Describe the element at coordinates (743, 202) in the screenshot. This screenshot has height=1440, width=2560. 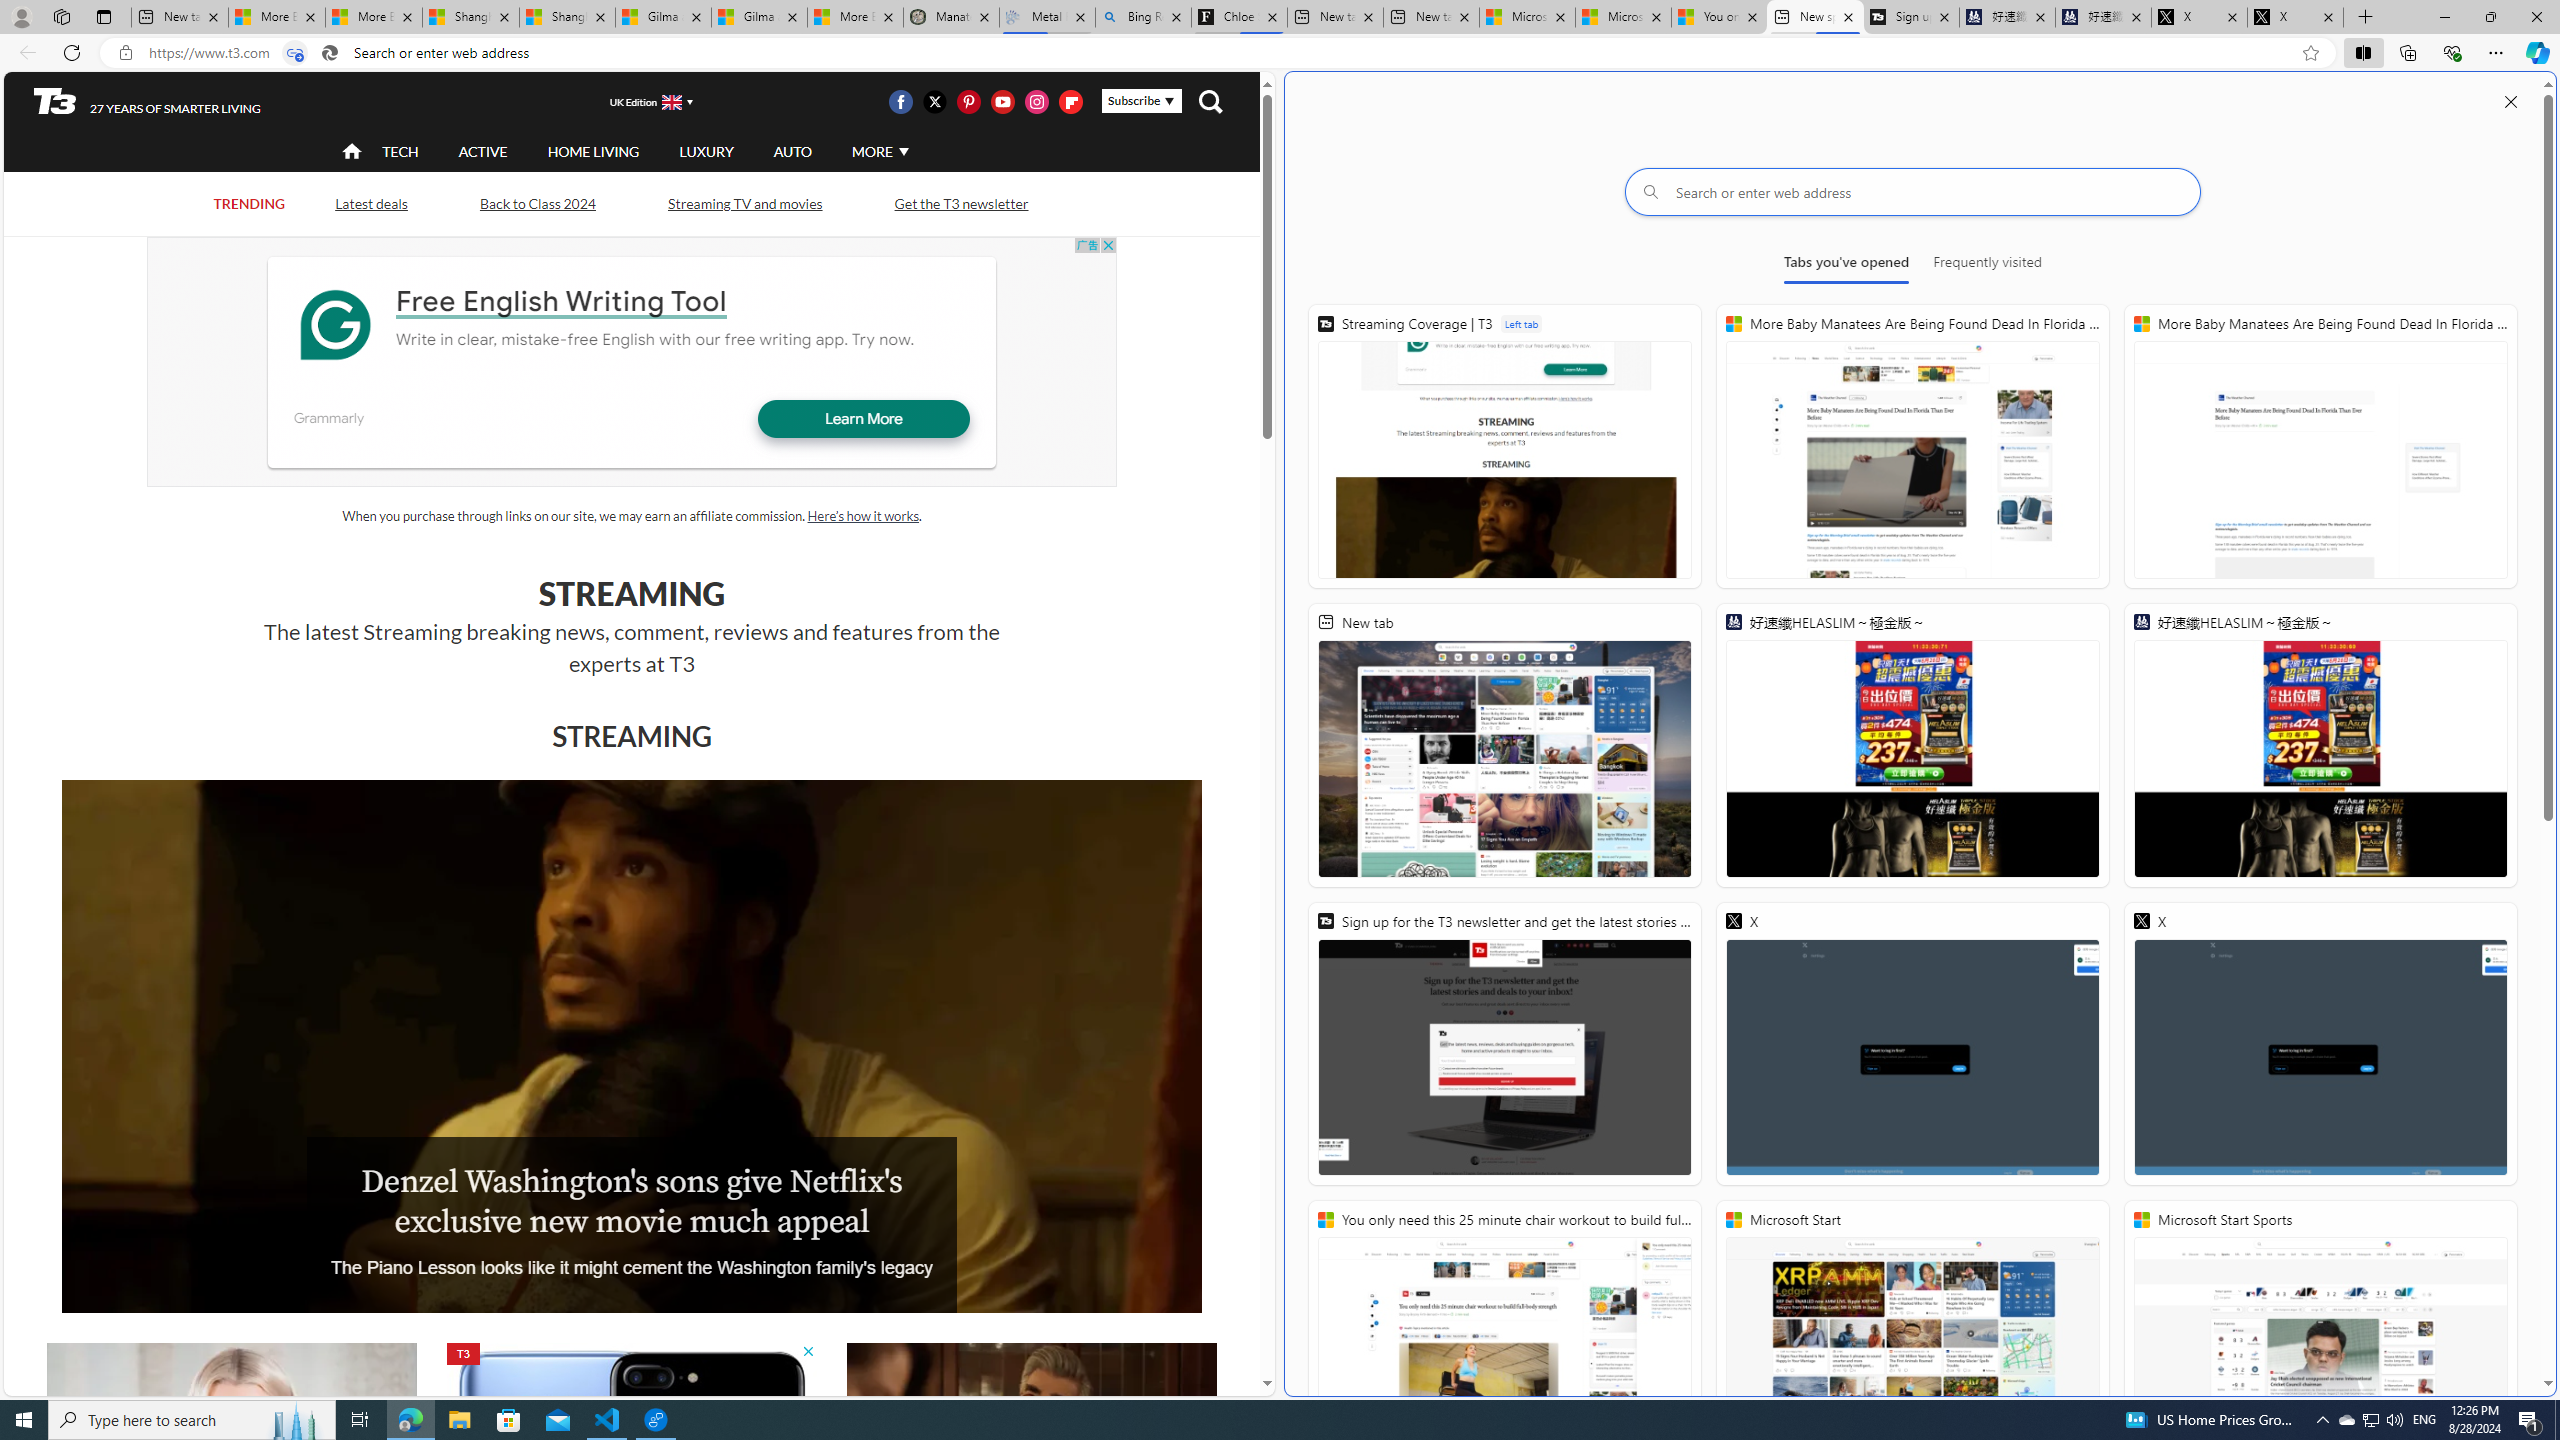
I see `'Streaming TV and movies'` at that location.